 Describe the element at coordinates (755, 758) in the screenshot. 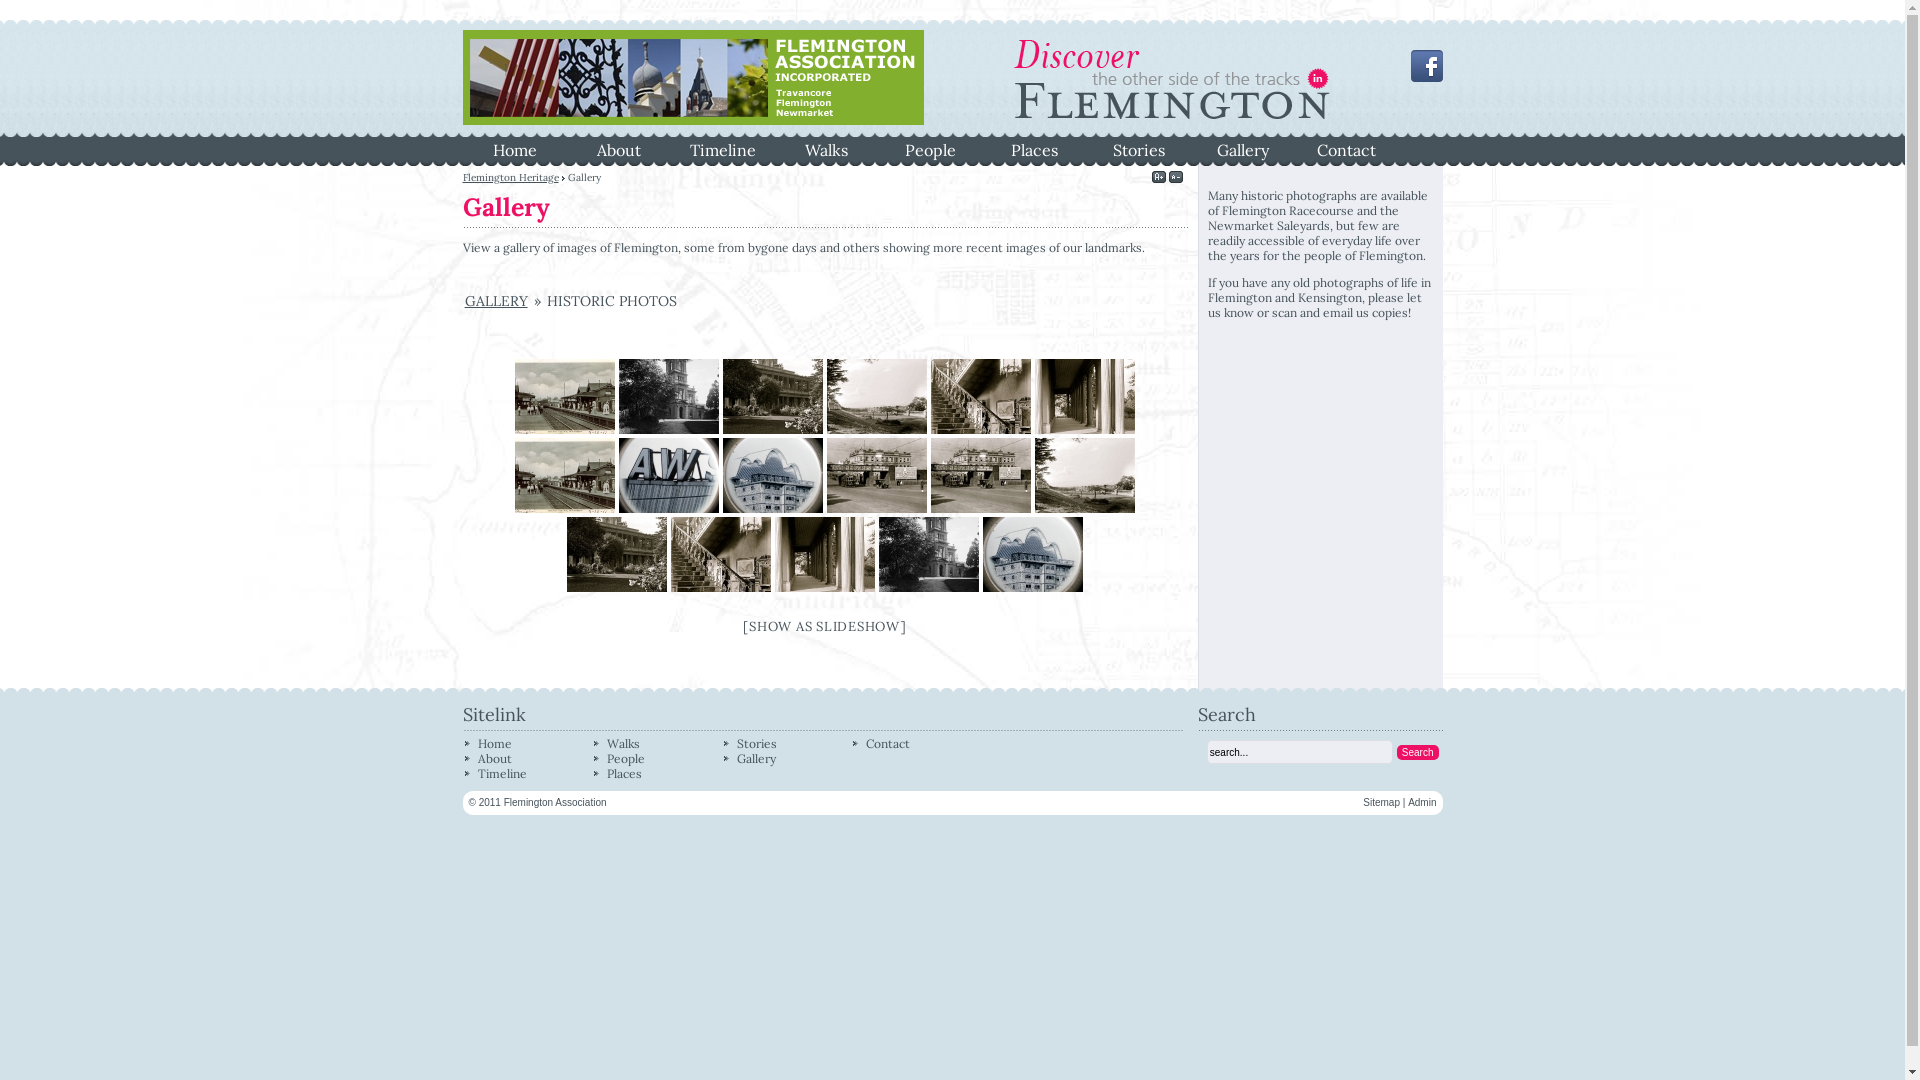

I see `'Gallery'` at that location.